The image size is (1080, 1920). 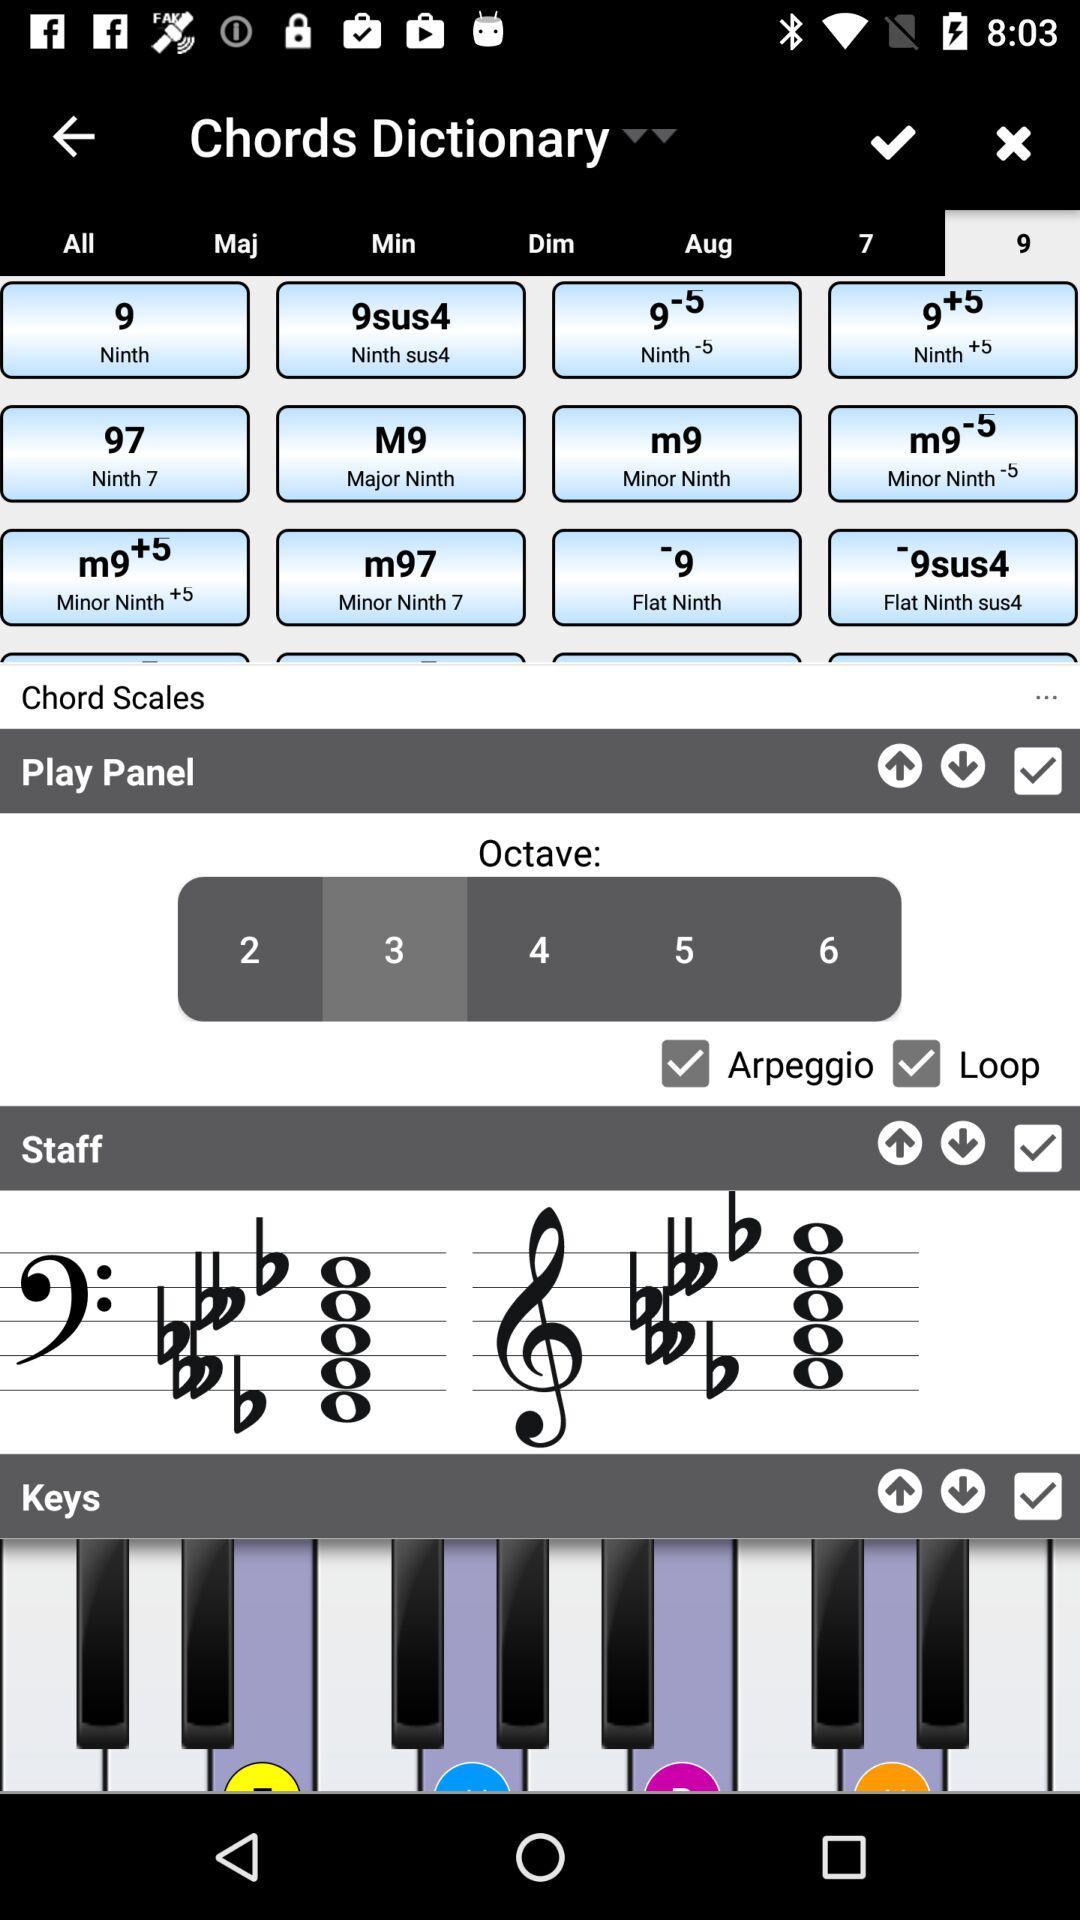 I want to click on check and uncheck, so click(x=684, y=1062).